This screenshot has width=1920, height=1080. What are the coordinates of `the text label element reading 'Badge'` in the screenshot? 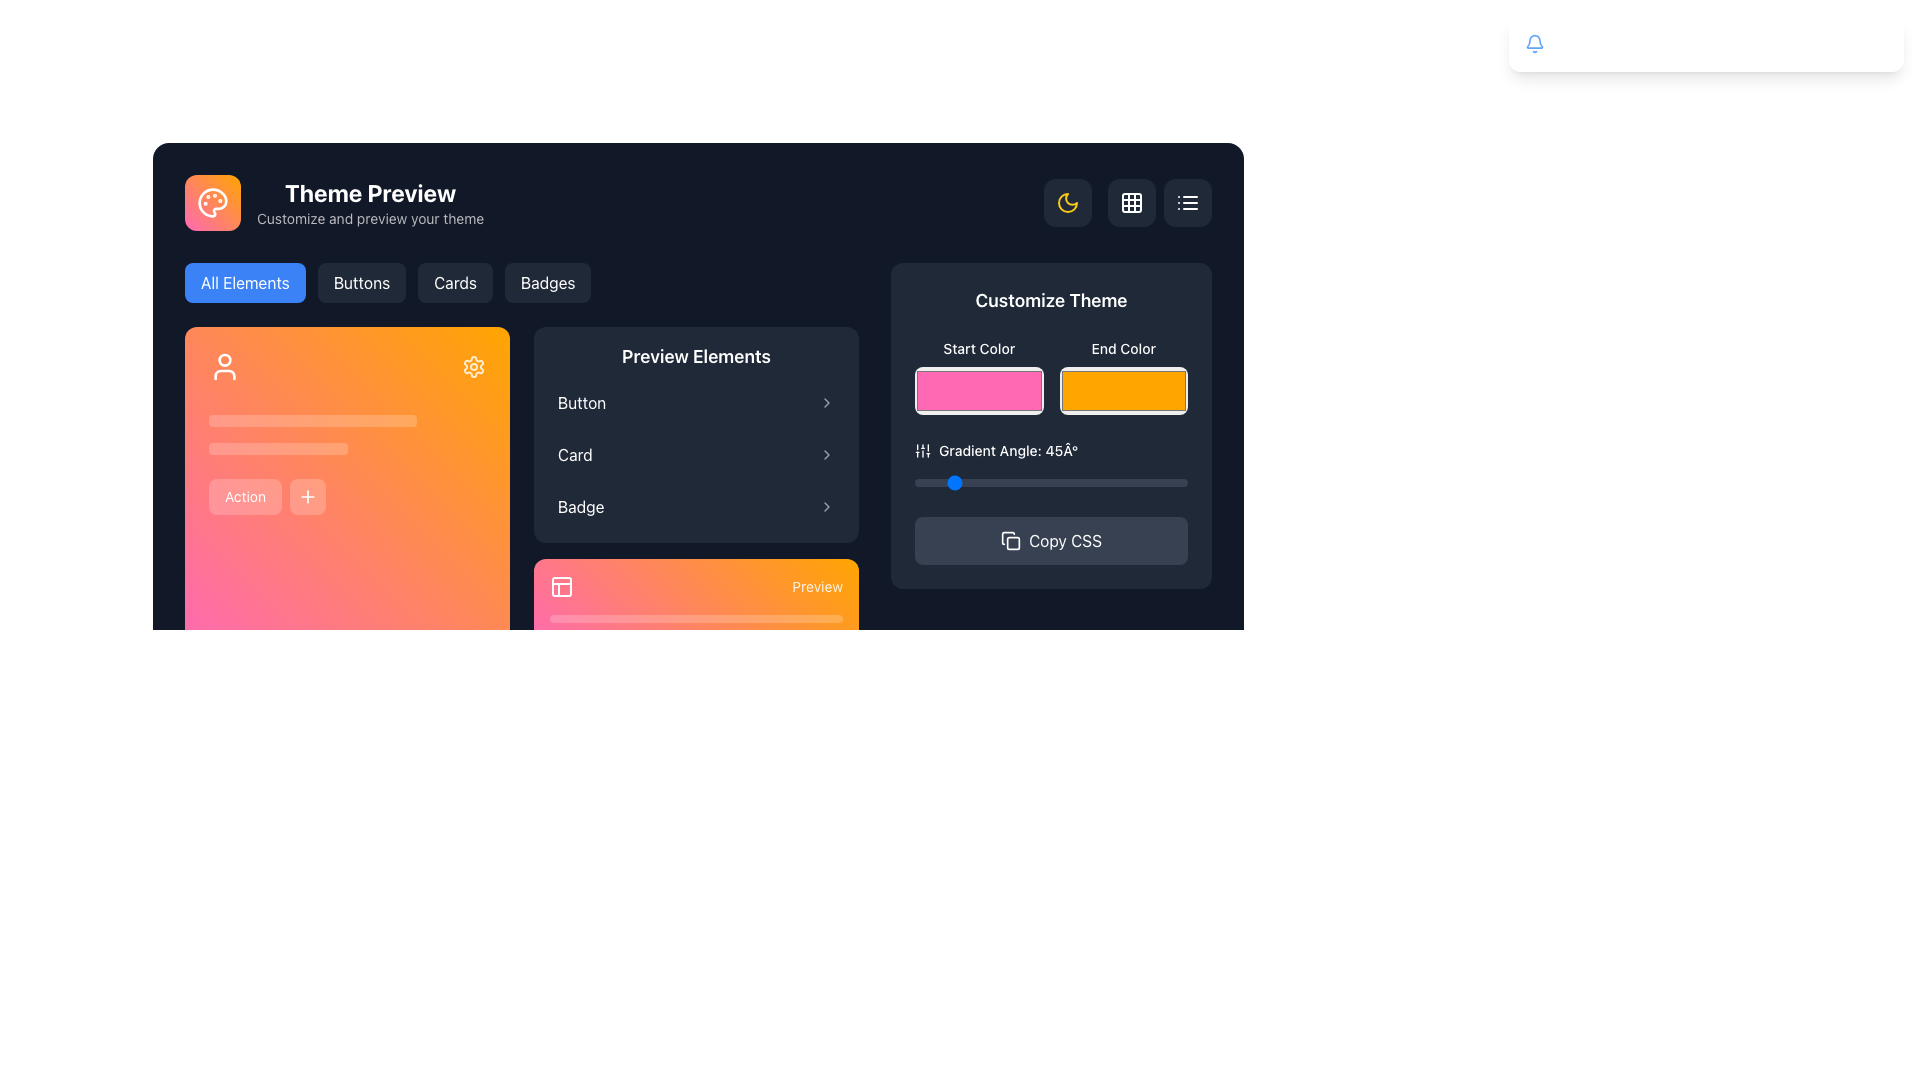 It's located at (580, 505).